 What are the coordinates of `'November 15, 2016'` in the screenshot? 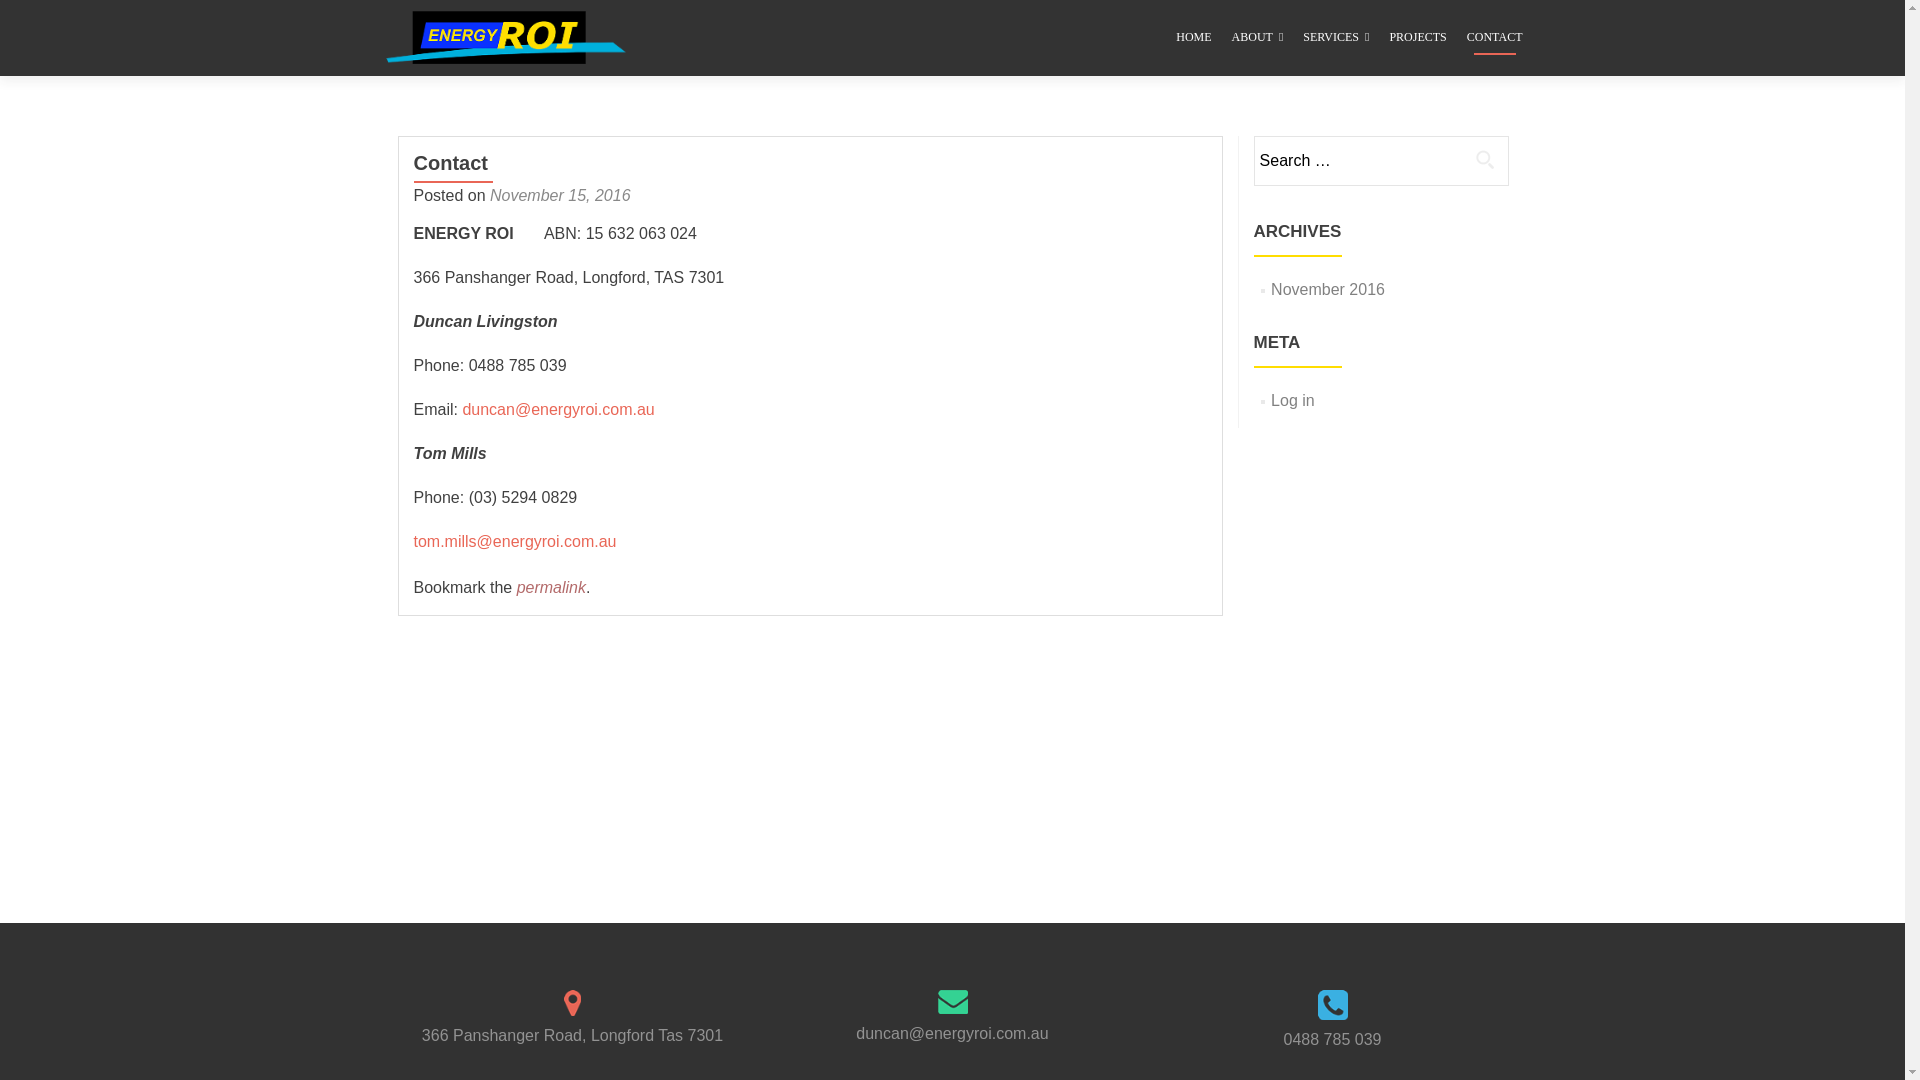 It's located at (560, 195).